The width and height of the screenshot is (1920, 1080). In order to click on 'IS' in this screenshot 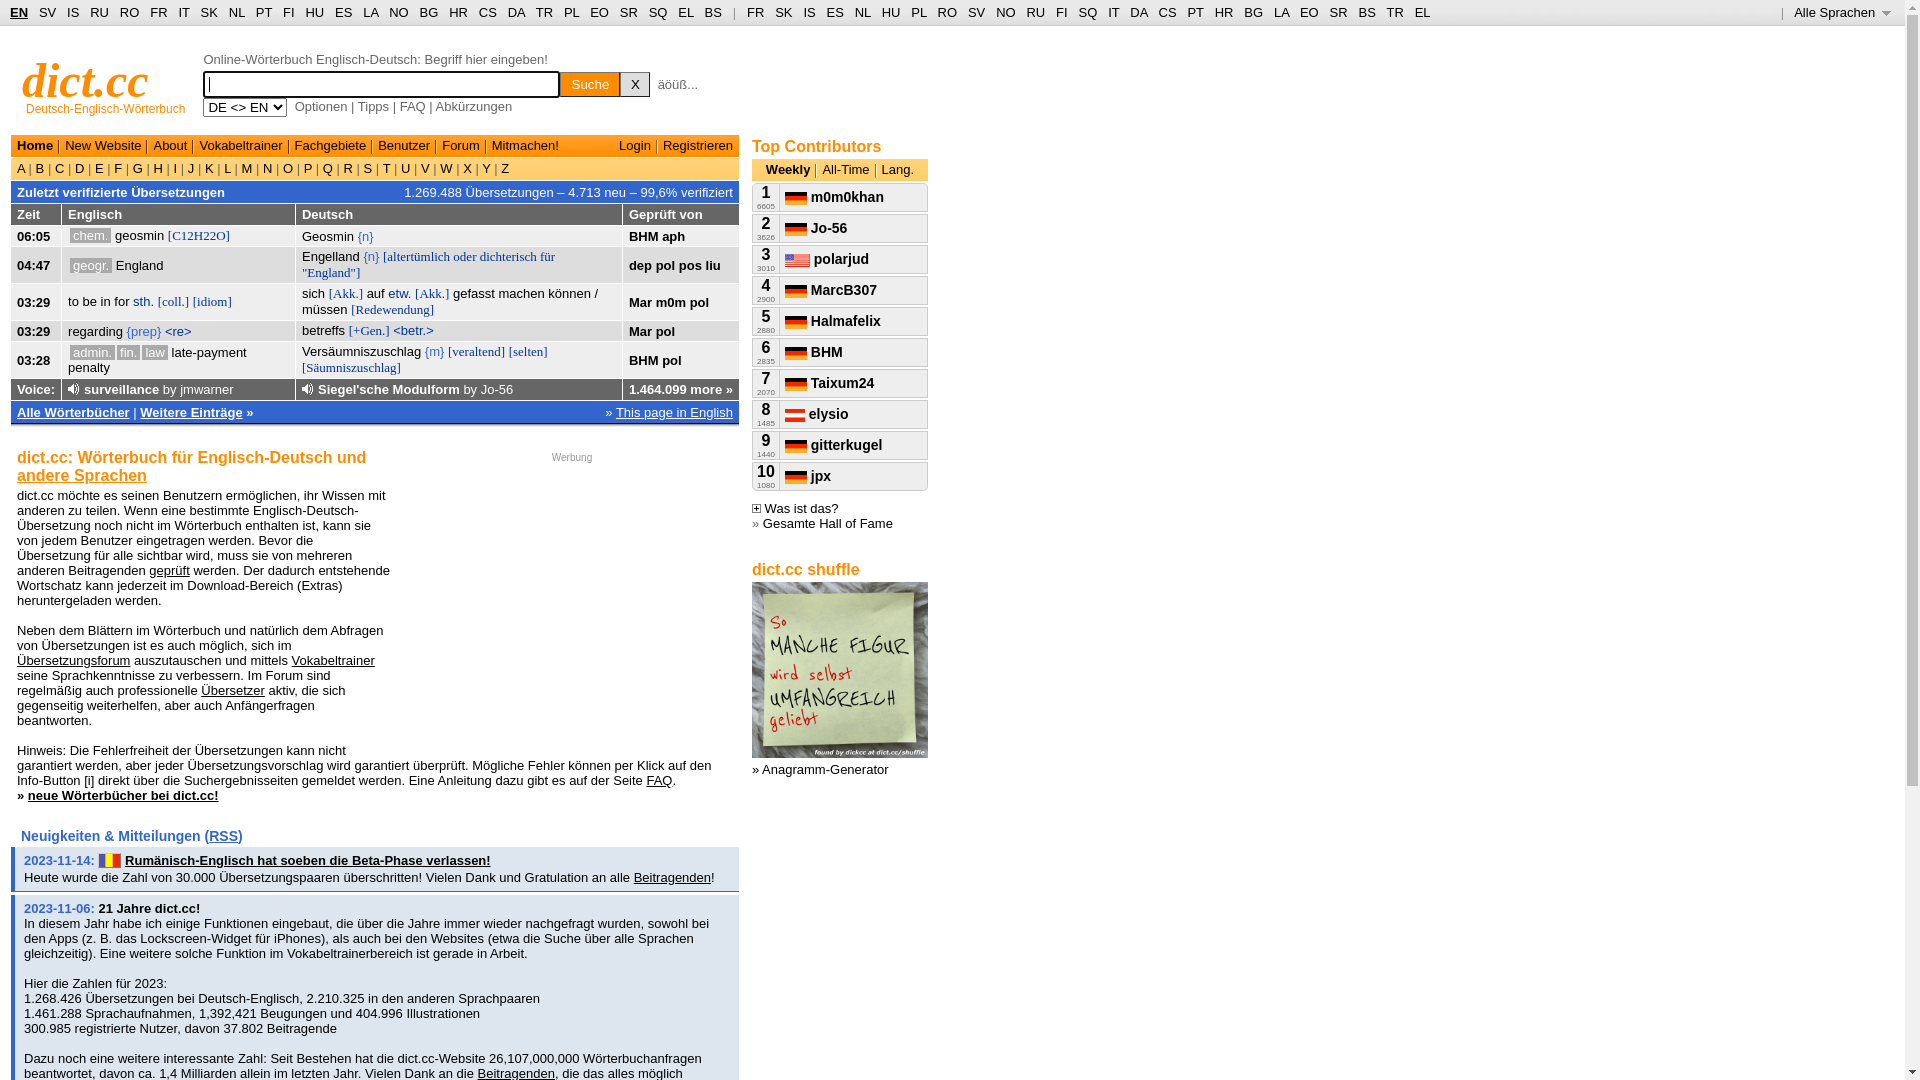, I will do `click(72, 12)`.